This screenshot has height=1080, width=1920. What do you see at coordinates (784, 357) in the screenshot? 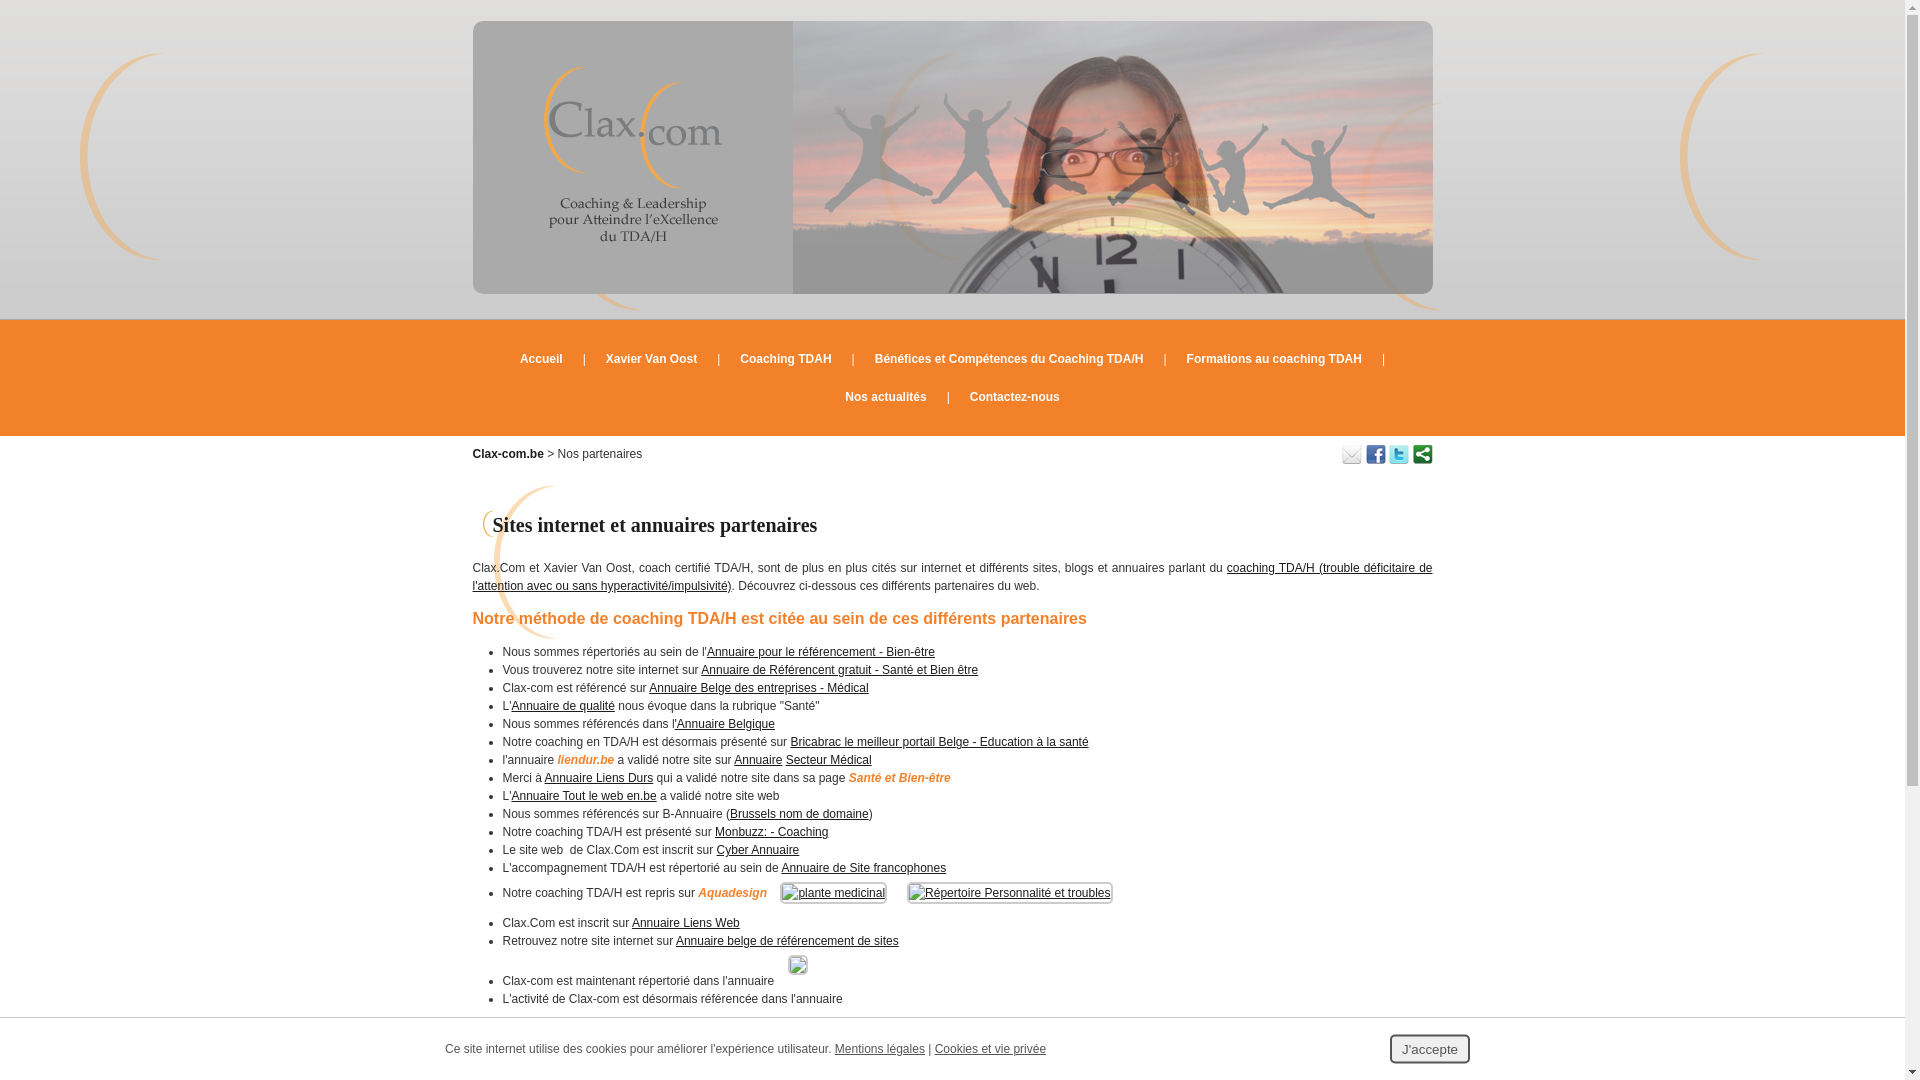
I see `'Coaching TDAH'` at bounding box center [784, 357].